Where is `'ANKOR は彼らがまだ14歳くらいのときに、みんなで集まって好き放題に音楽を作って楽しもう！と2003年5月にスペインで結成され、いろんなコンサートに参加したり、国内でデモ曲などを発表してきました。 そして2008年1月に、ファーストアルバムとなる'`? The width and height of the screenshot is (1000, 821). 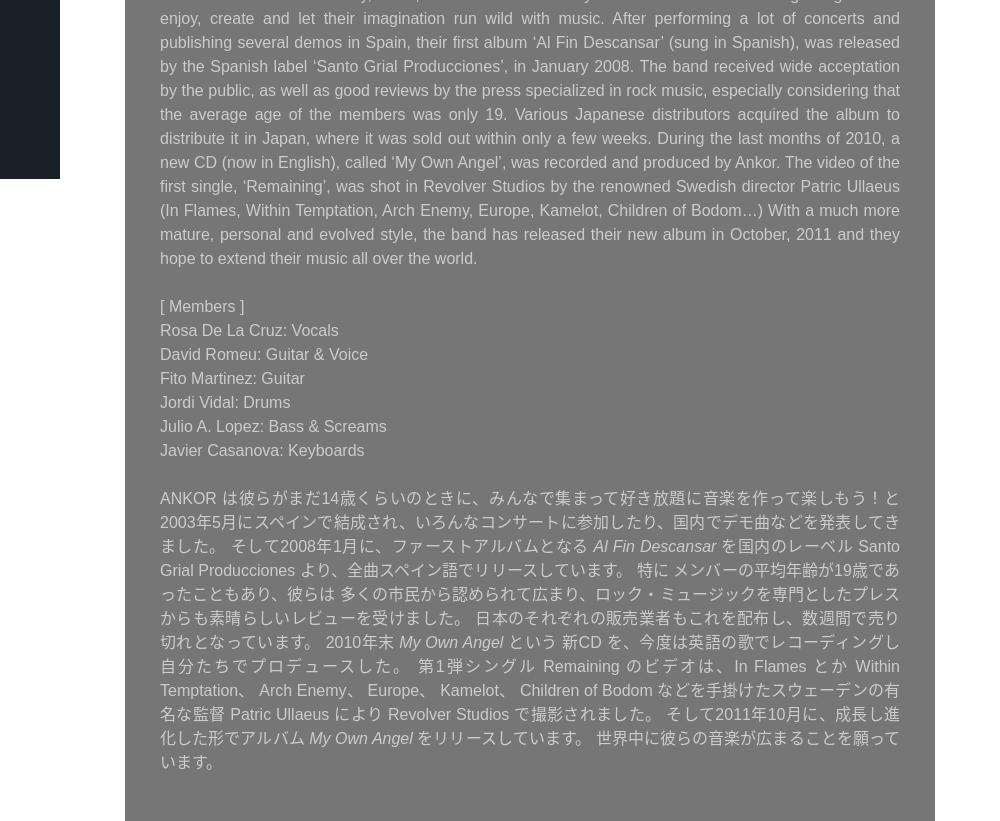 'ANKOR は彼らがまだ14歳くらいのときに、みんなで集まって好き放題に音楽を作って楽しもう！と2003年5月にスペインで結成され、いろんなコンサートに参加したり、国内でデモ曲などを発表してきました。 そして2008年1月に、ファーストアルバムとなる' is located at coordinates (530, 522).